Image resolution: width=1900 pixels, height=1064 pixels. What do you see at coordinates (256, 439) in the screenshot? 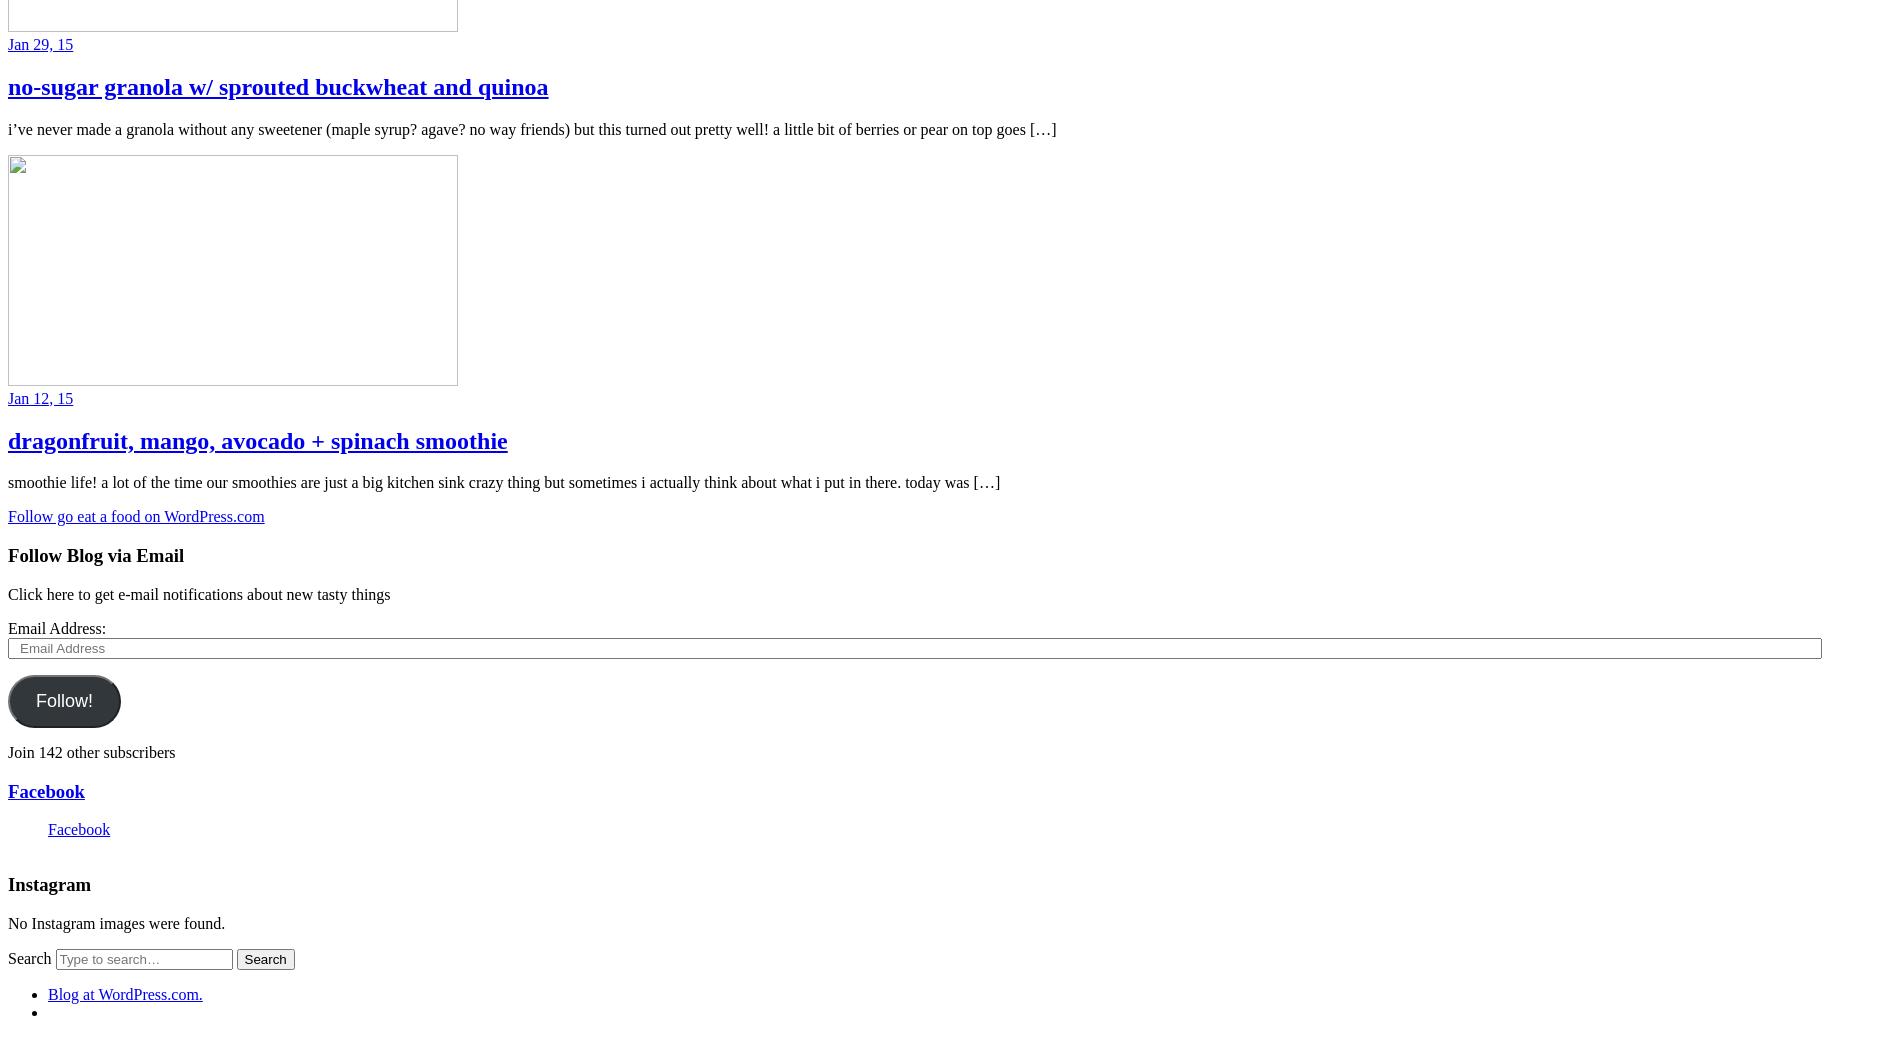
I see `'dragonfruit, mango, avocado + spinach smoothie'` at bounding box center [256, 439].